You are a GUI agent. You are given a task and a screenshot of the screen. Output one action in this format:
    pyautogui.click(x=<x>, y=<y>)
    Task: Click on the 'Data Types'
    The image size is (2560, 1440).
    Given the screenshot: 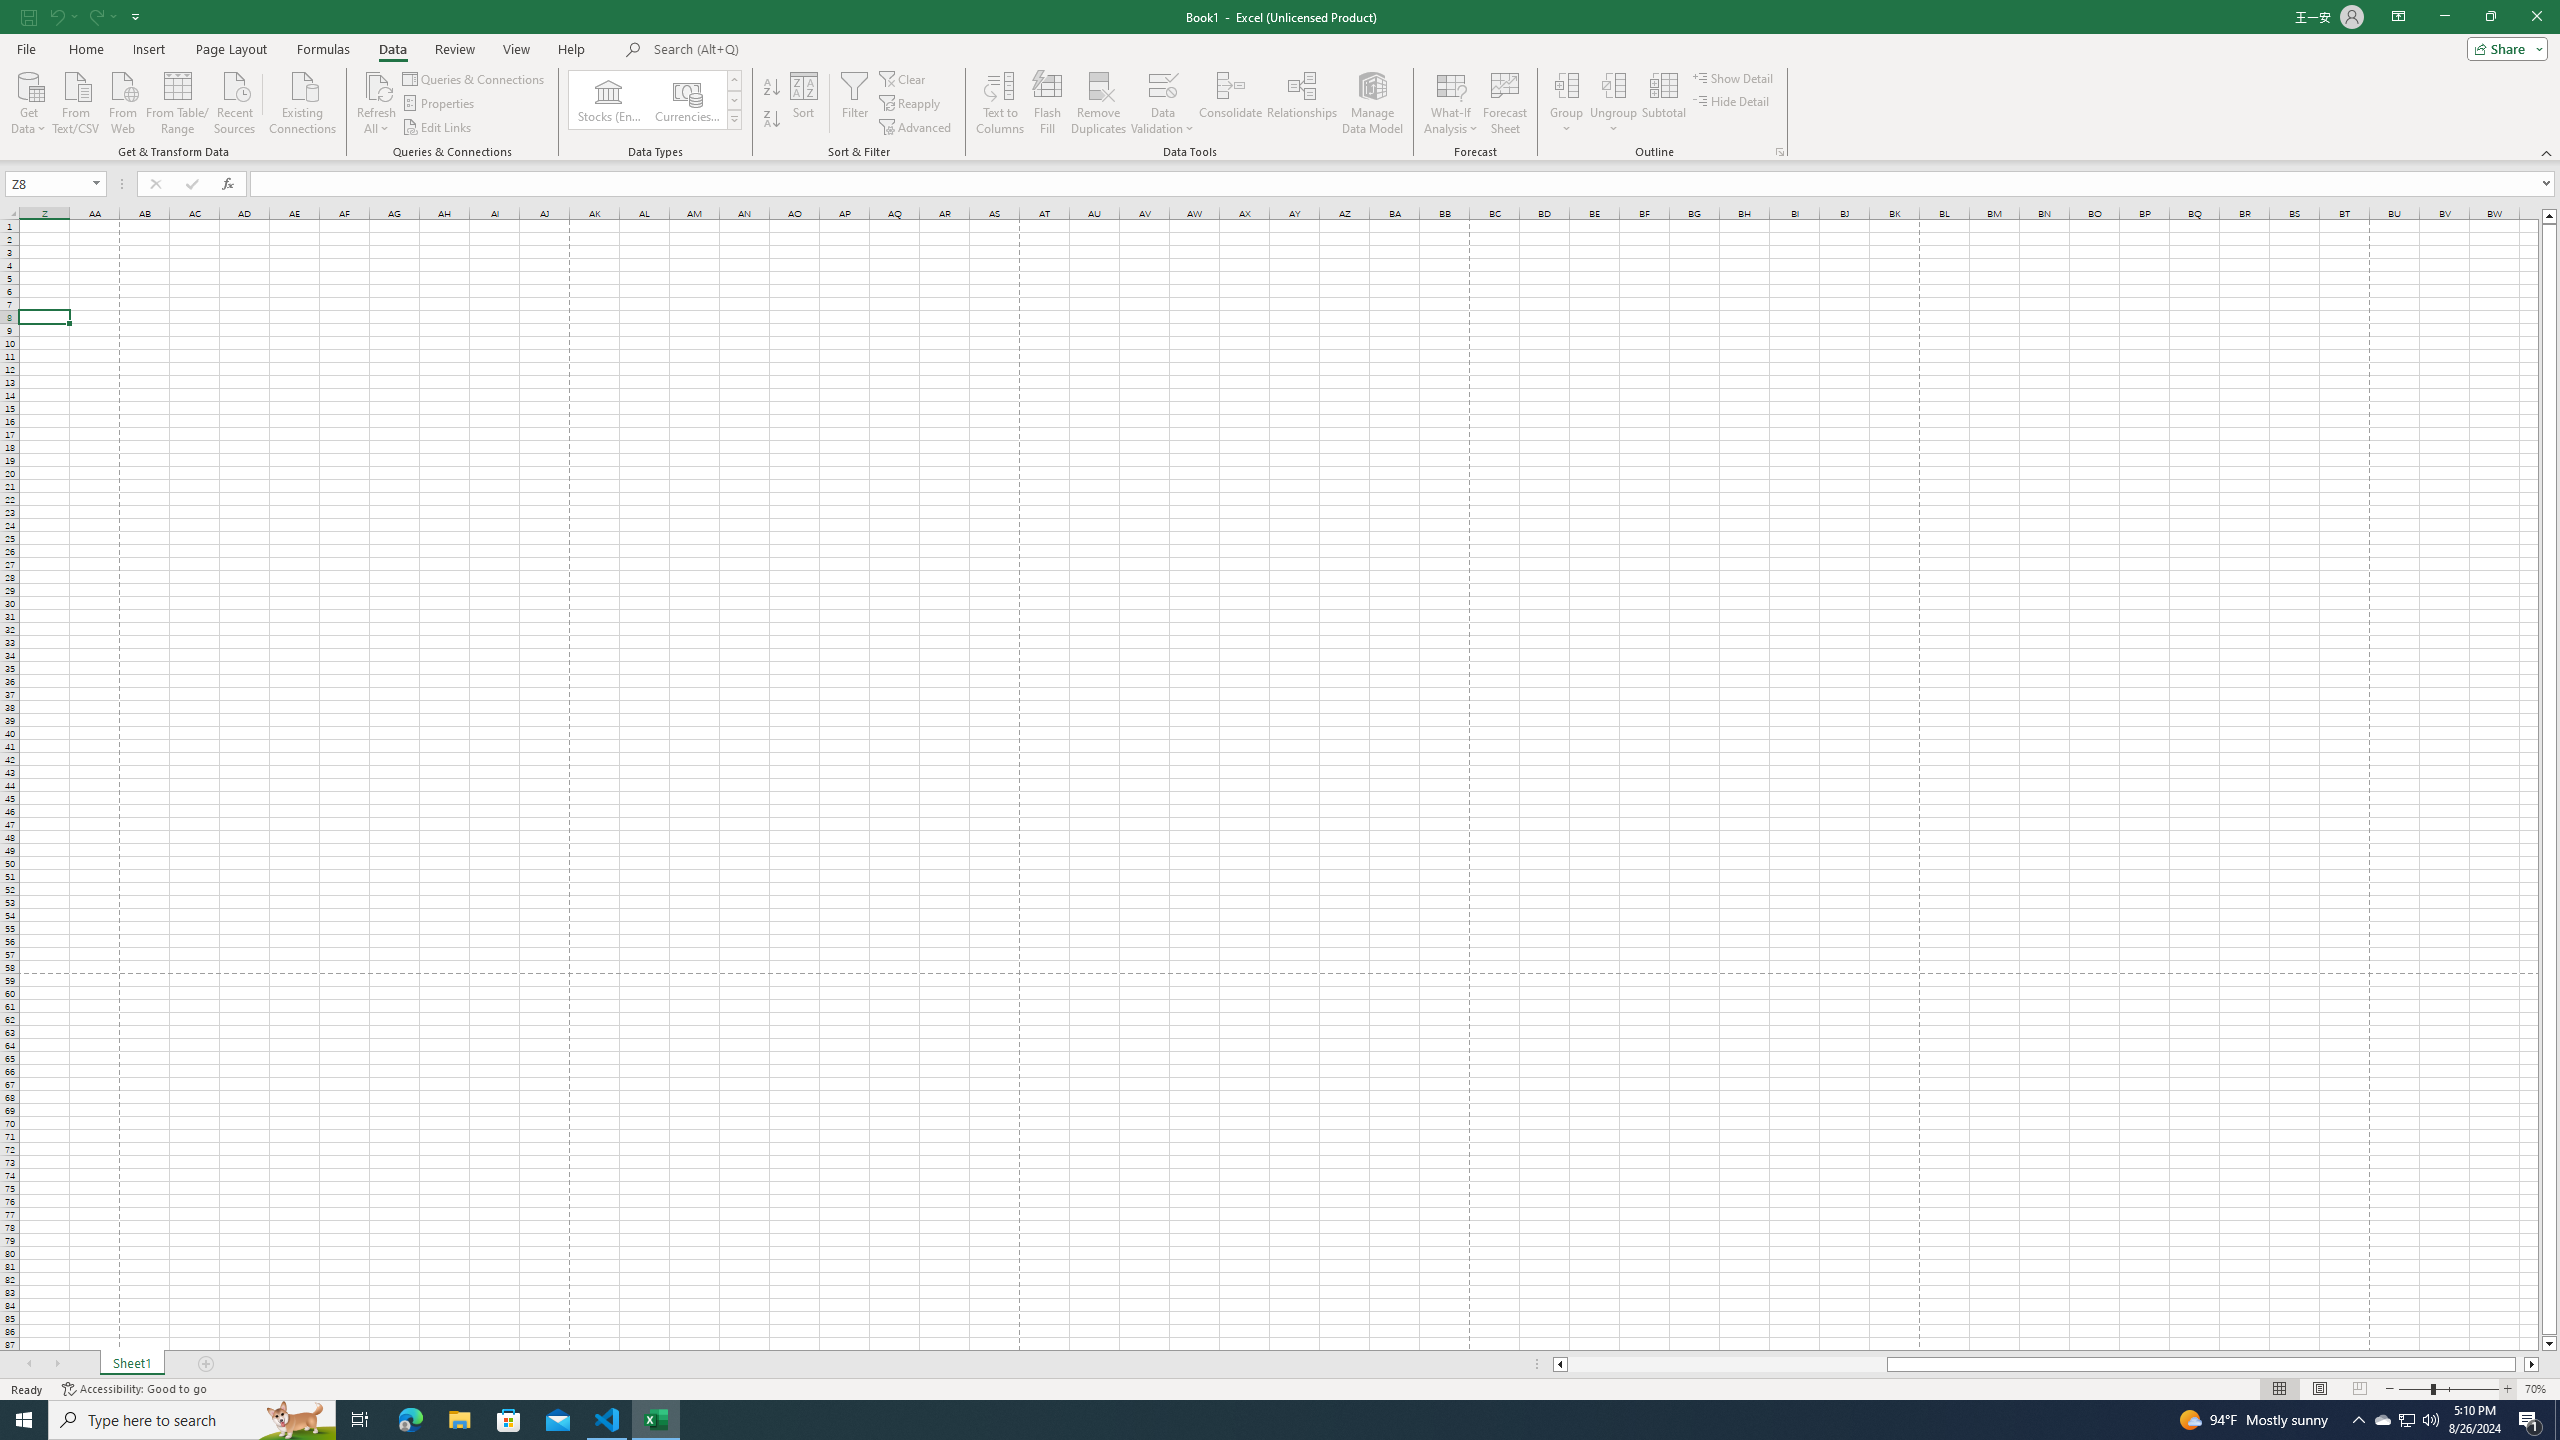 What is the action you would take?
    pyautogui.click(x=733, y=118)
    